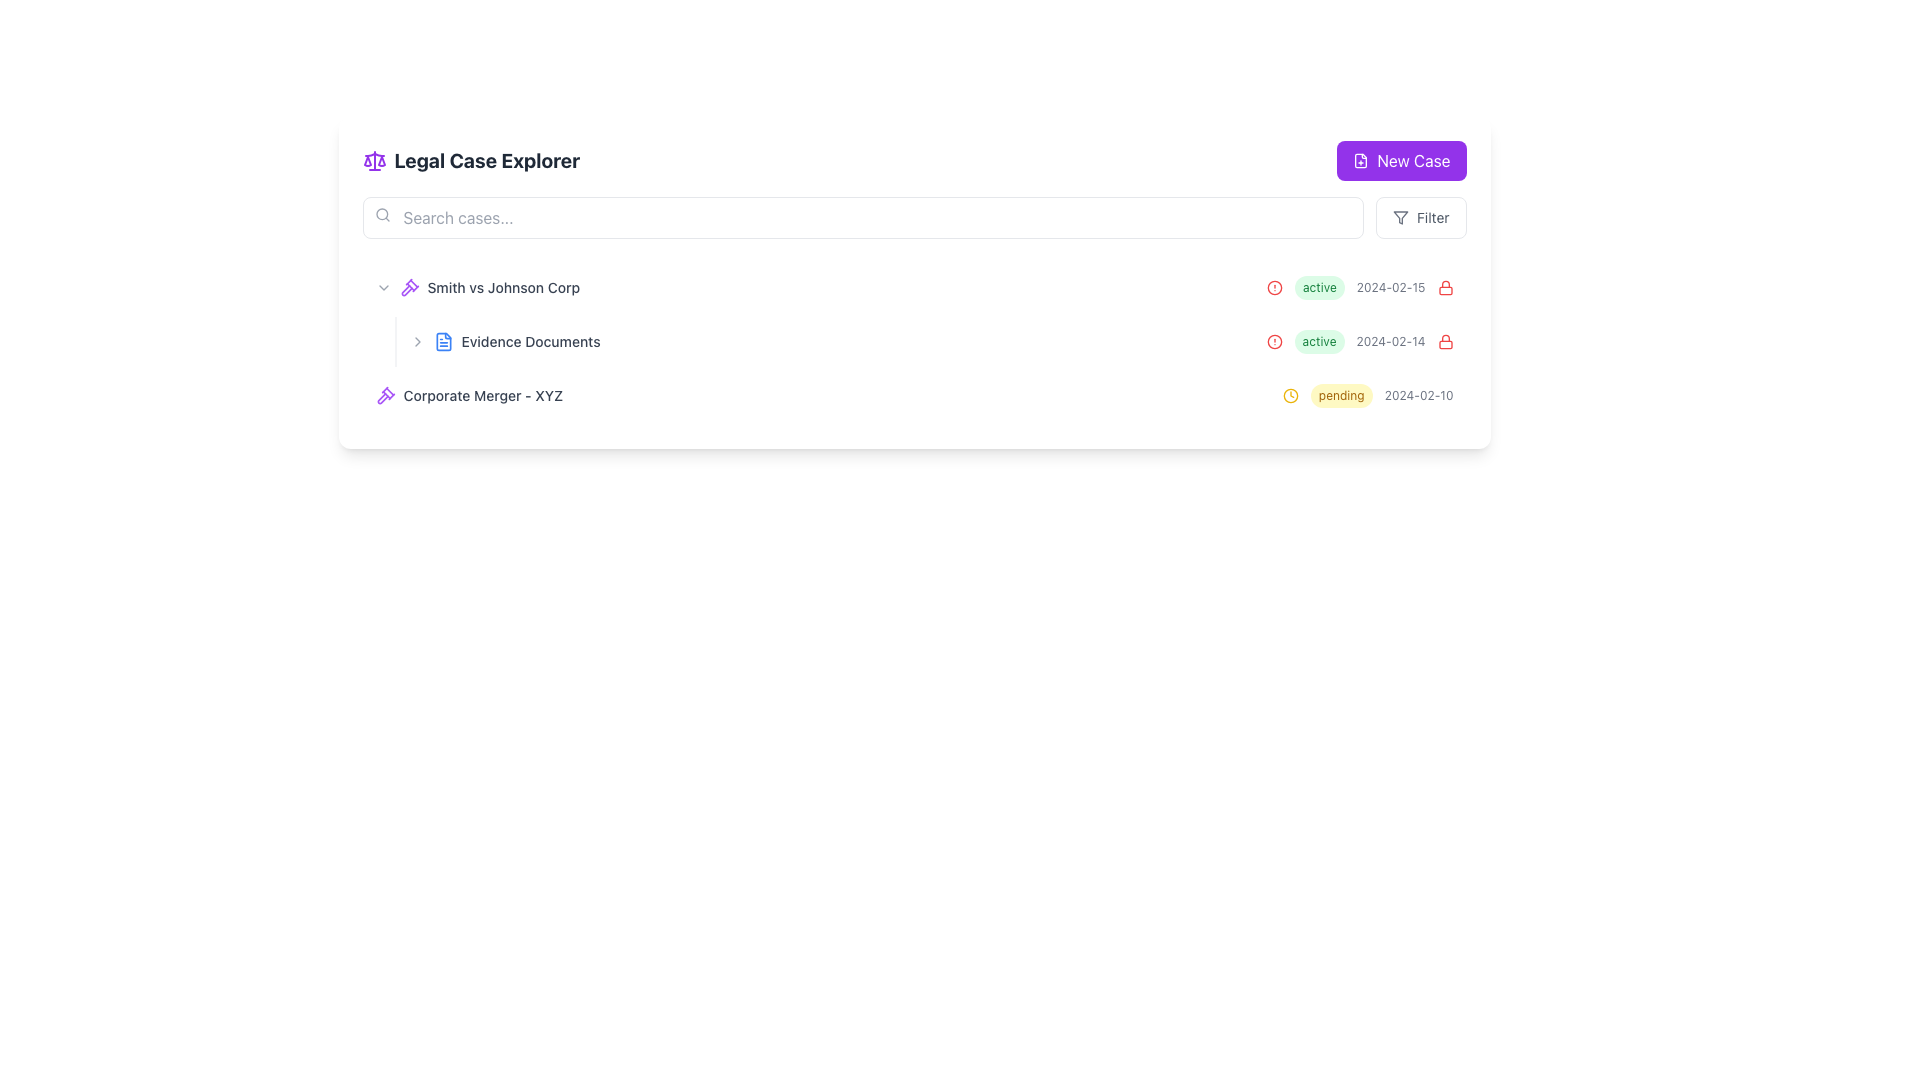 The width and height of the screenshot is (1920, 1080). Describe the element at coordinates (1390, 341) in the screenshot. I see `the date label '2024-02-14' which is aligned to the right of a highlighted row containing status and interactive icons, located in the second row of a vertical list` at that location.